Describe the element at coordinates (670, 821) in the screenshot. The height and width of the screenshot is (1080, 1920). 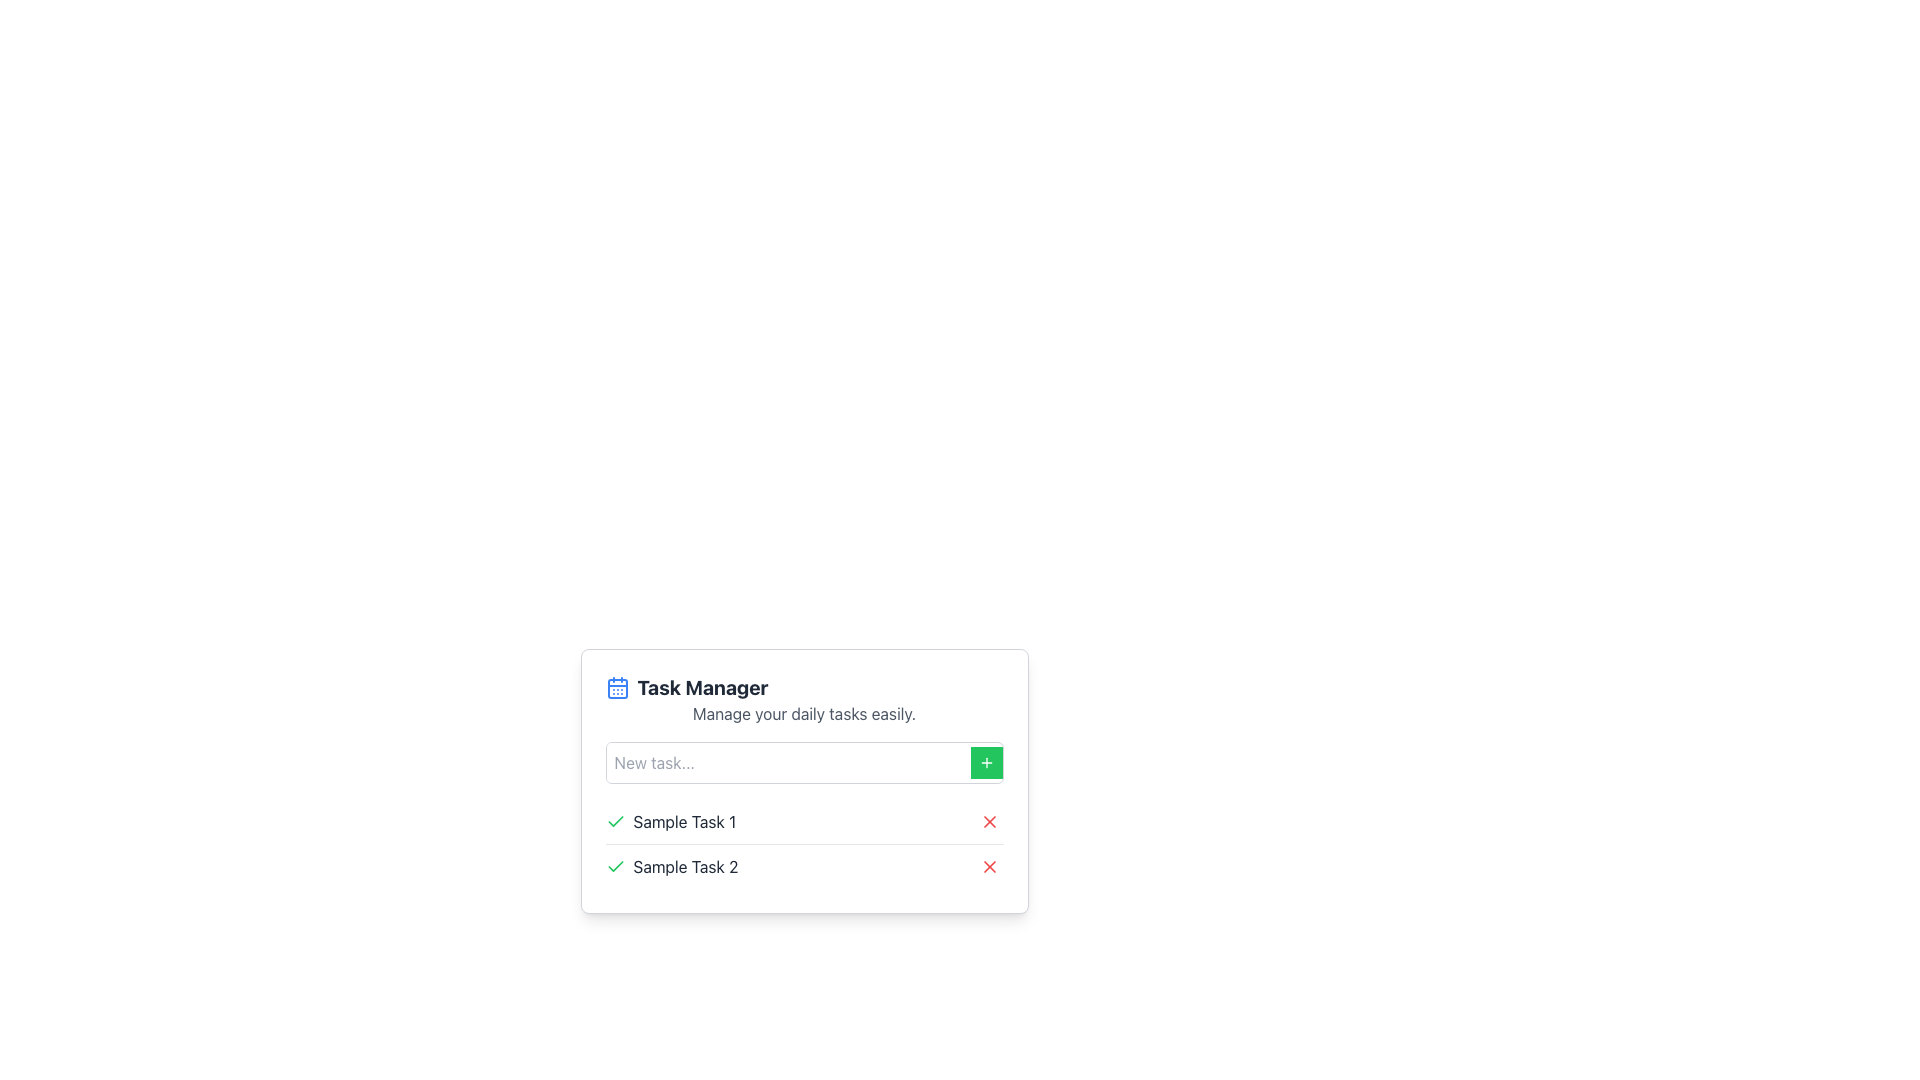
I see `the text label reading 'Sample Task 1' in bold, dark-gray font, located in the task list of the Task Manager interface` at that location.